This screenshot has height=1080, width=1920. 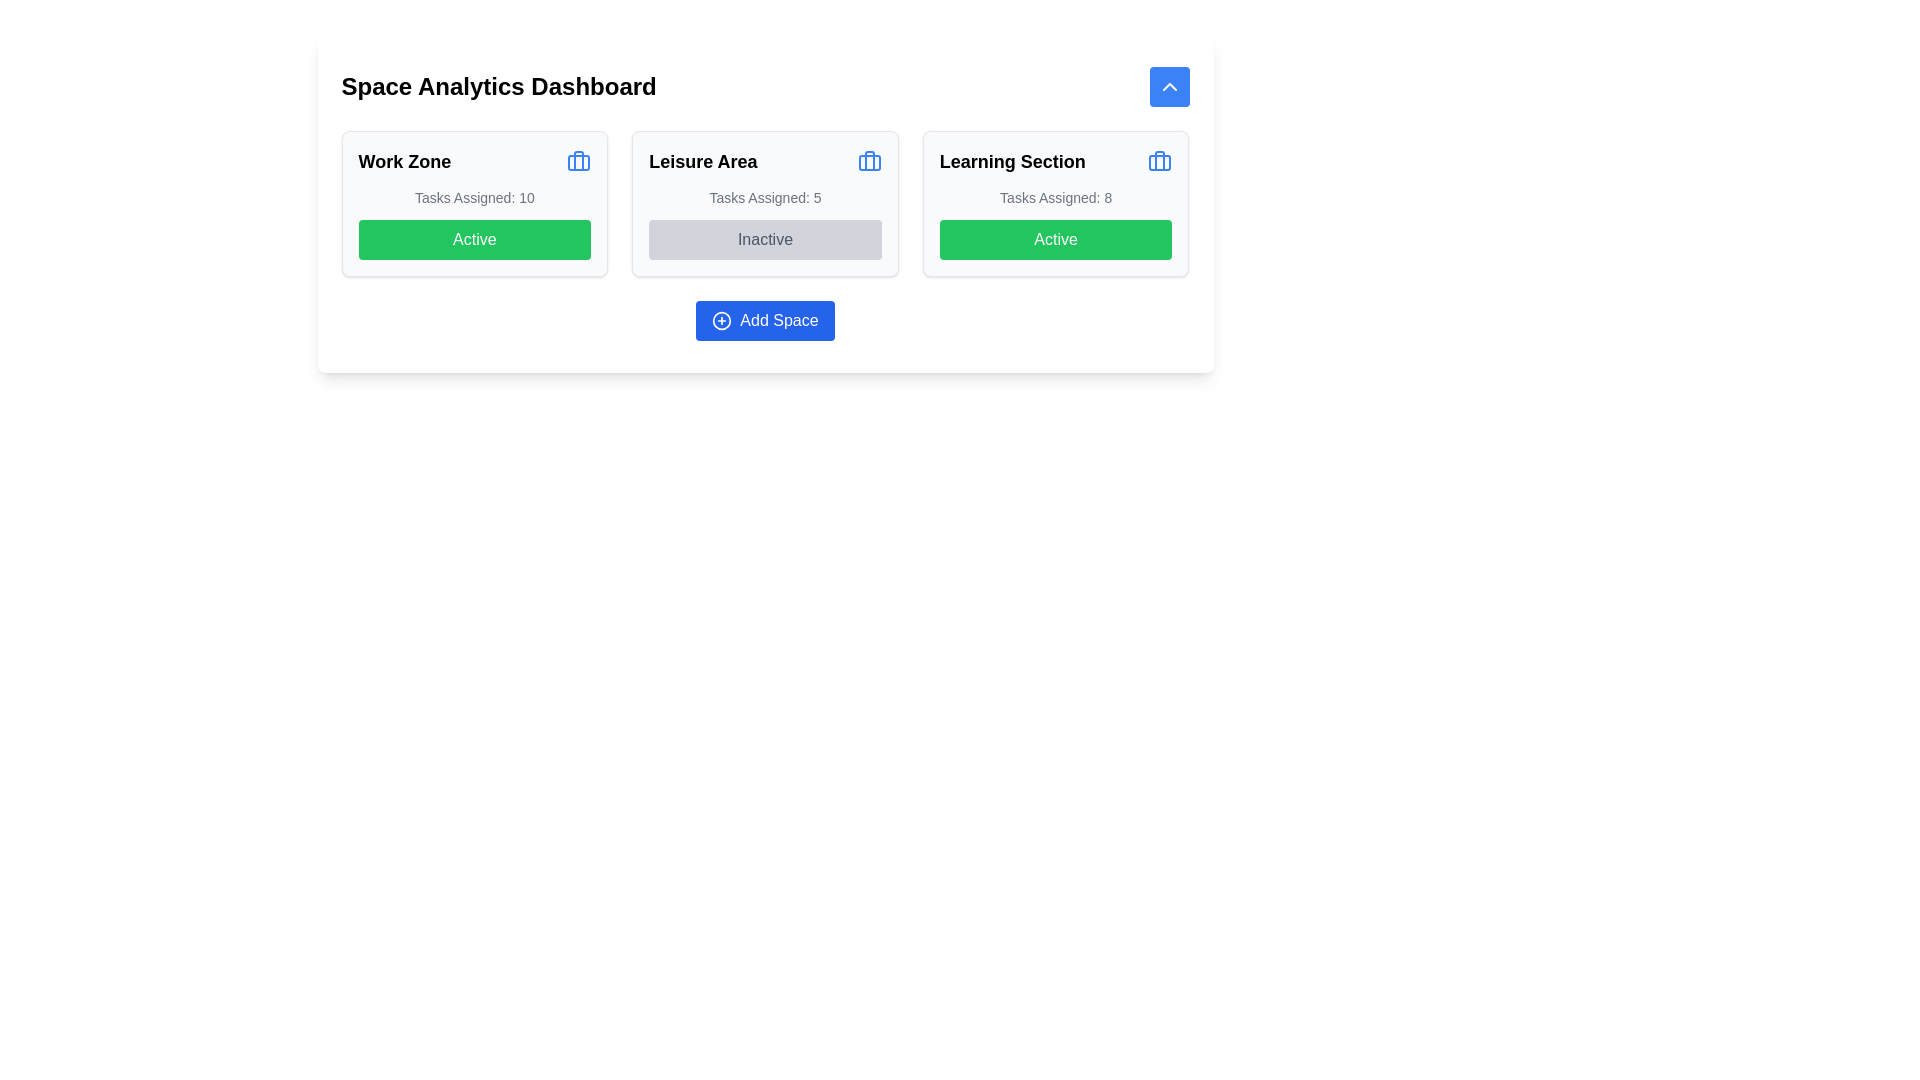 I want to click on the 'Learning Section' text label located above the 'Active' green button and the descriptive text 'Tasks Assigned: 8' within the card section, so click(x=1012, y=161).